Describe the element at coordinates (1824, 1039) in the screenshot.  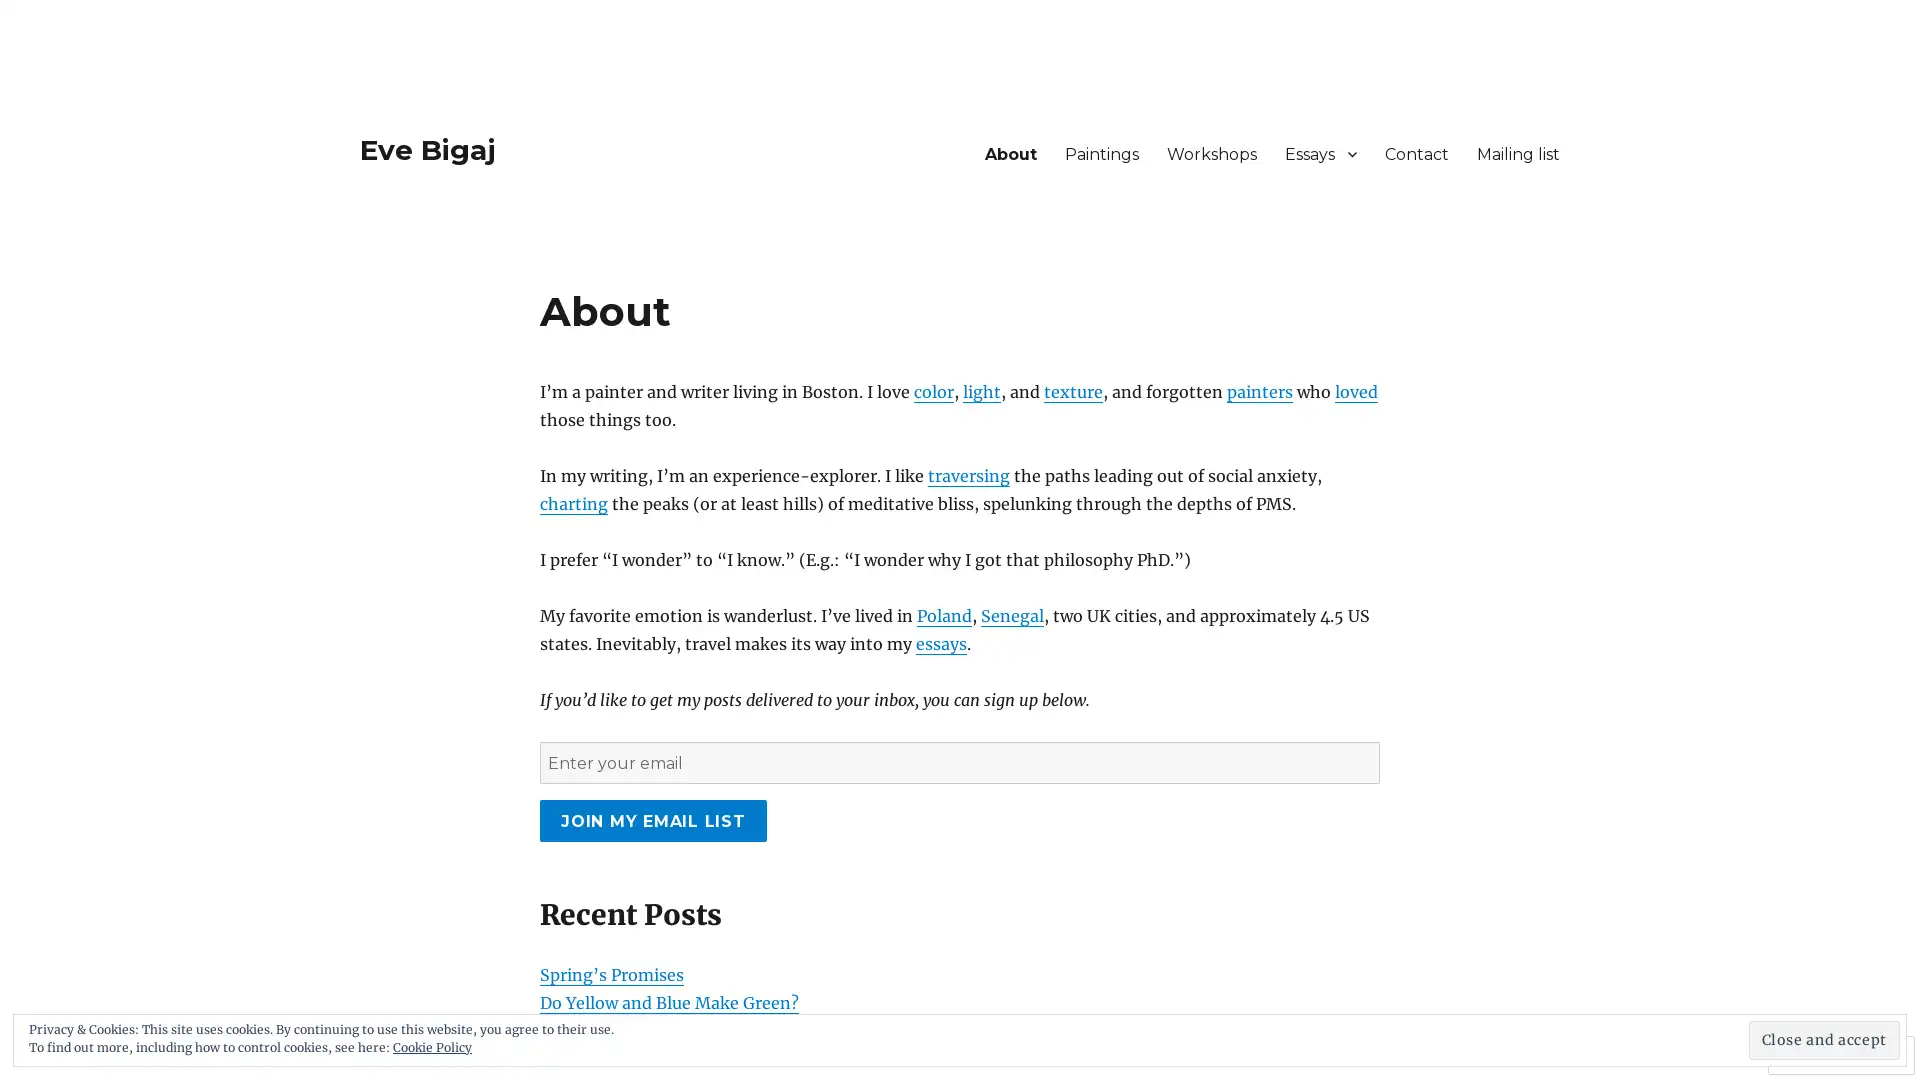
I see `Close and accept` at that location.